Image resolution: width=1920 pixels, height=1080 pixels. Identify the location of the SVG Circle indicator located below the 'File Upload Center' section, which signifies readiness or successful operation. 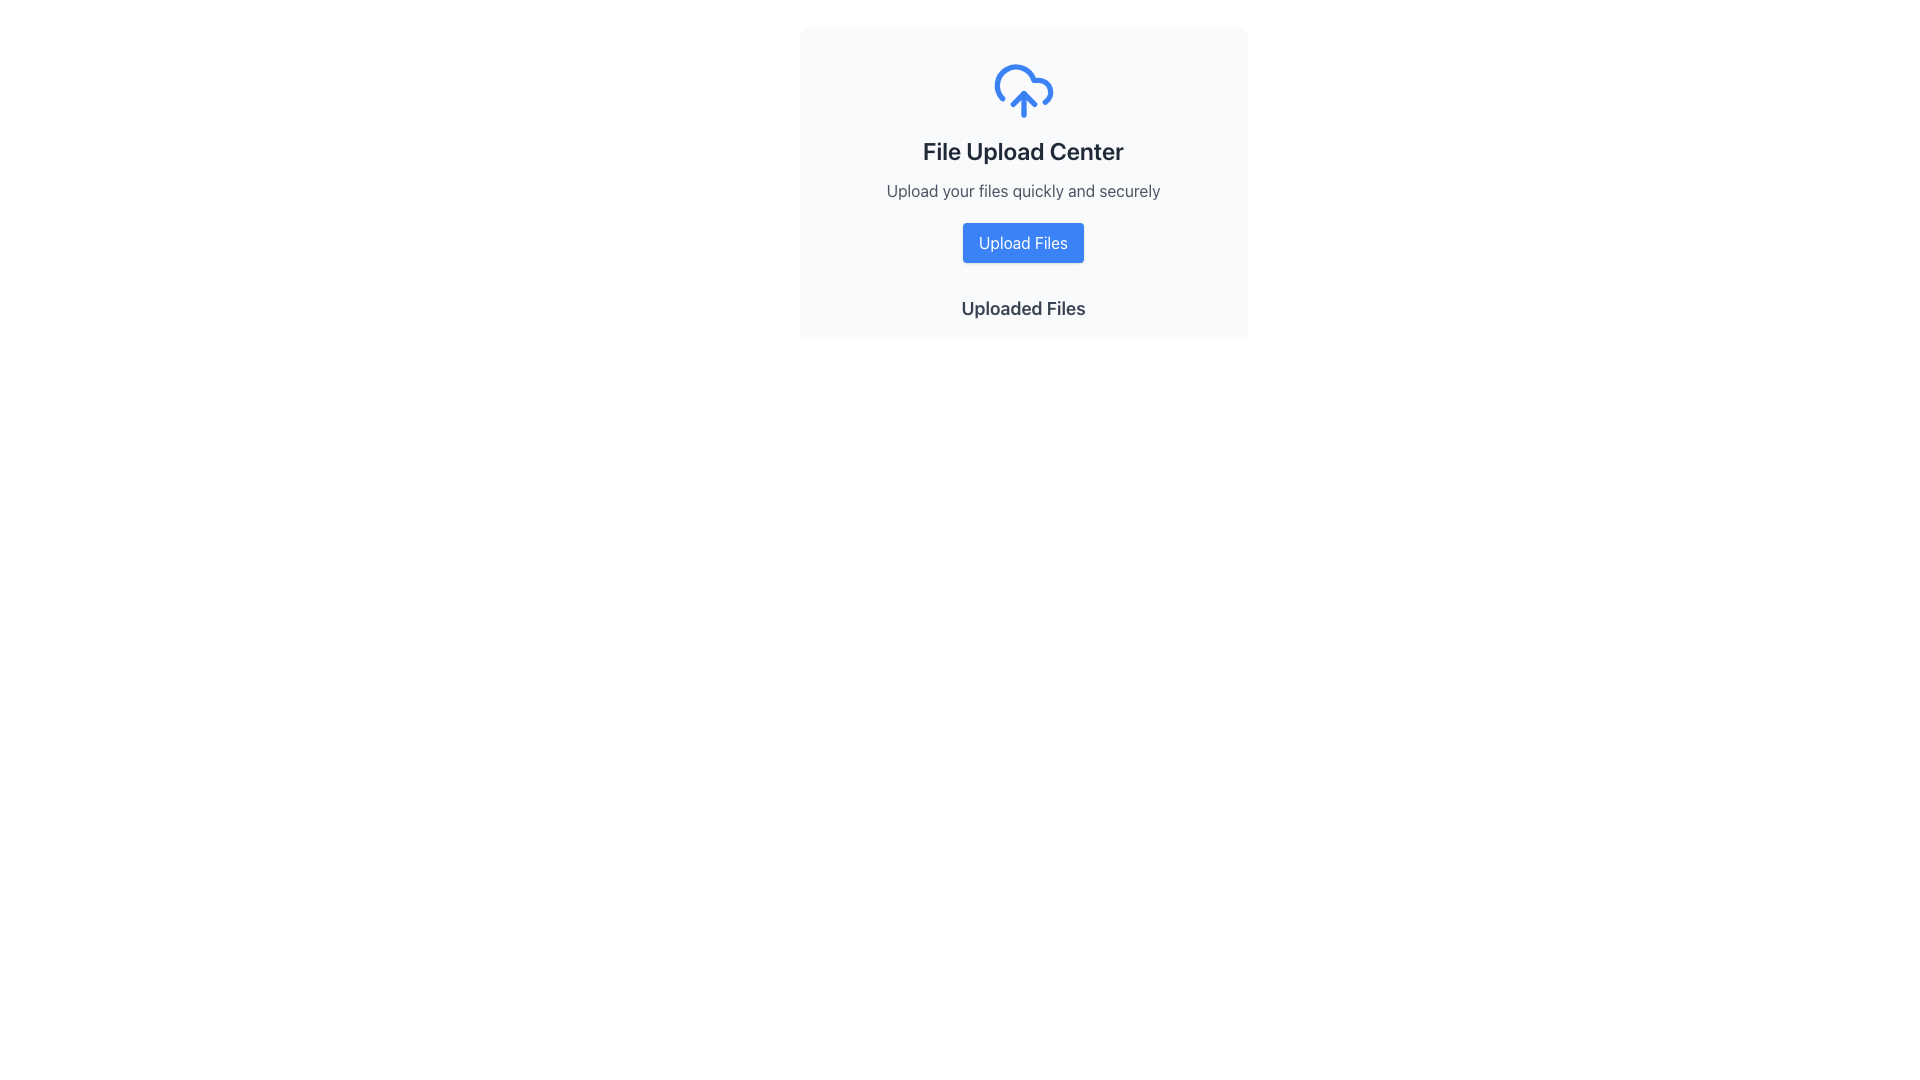
(841, 350).